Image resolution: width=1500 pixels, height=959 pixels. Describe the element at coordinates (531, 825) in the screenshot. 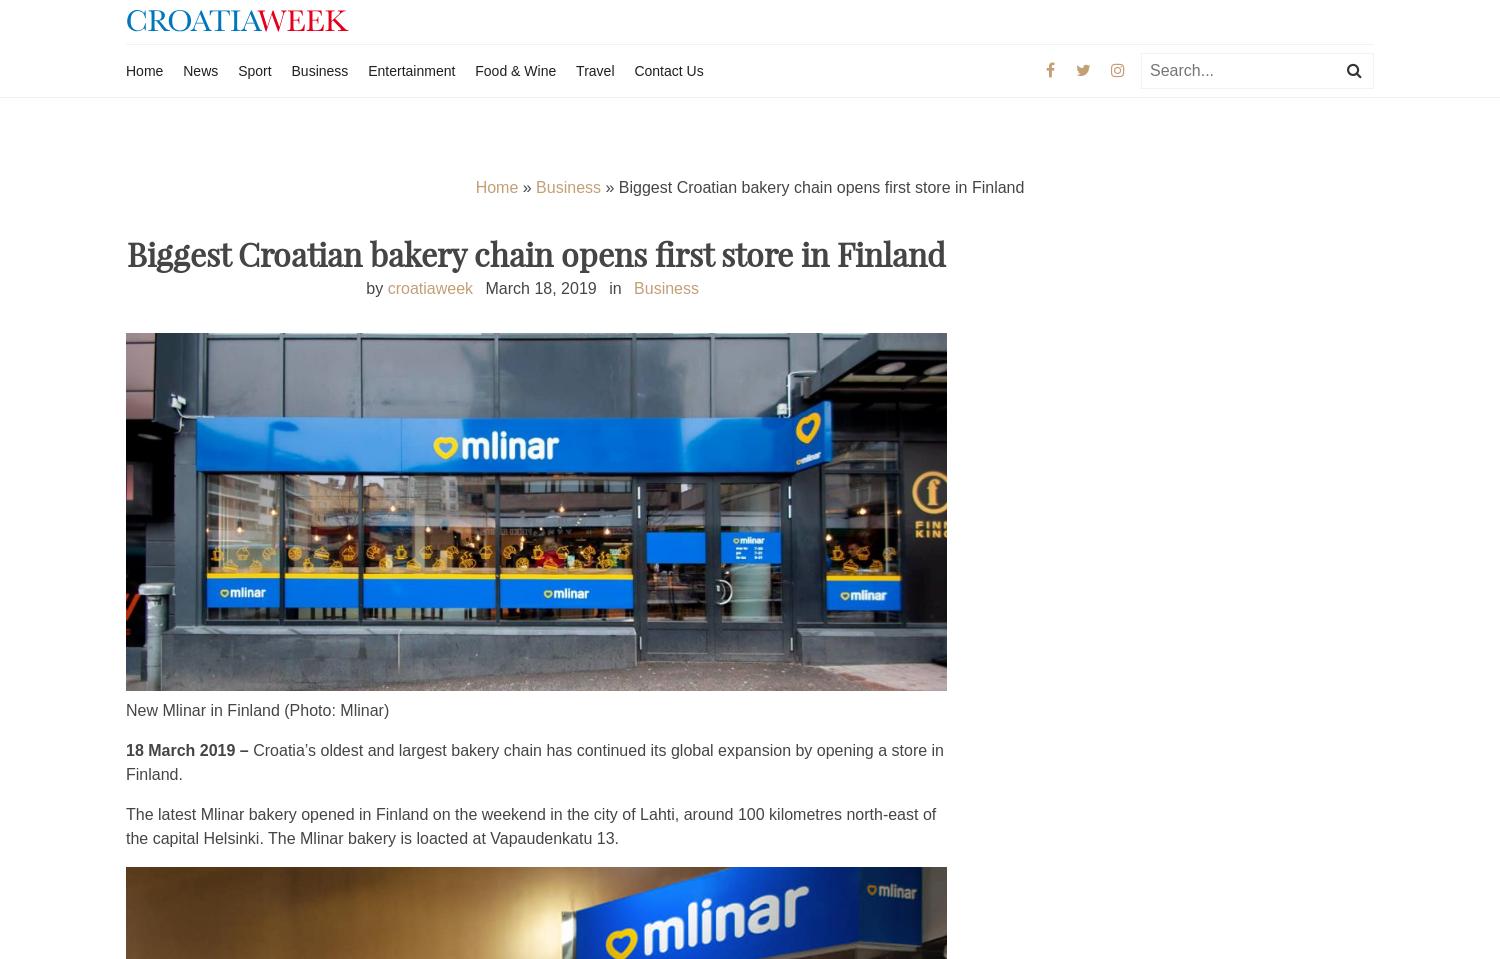

I see `'The latest Mlinar bakery opened in Finland on the weekend in the city of Lahti, around 100 kilometres north-east of the capital Helsinki. The Mlinar bakery is loacted at Vapaudenkatu 13.'` at that location.